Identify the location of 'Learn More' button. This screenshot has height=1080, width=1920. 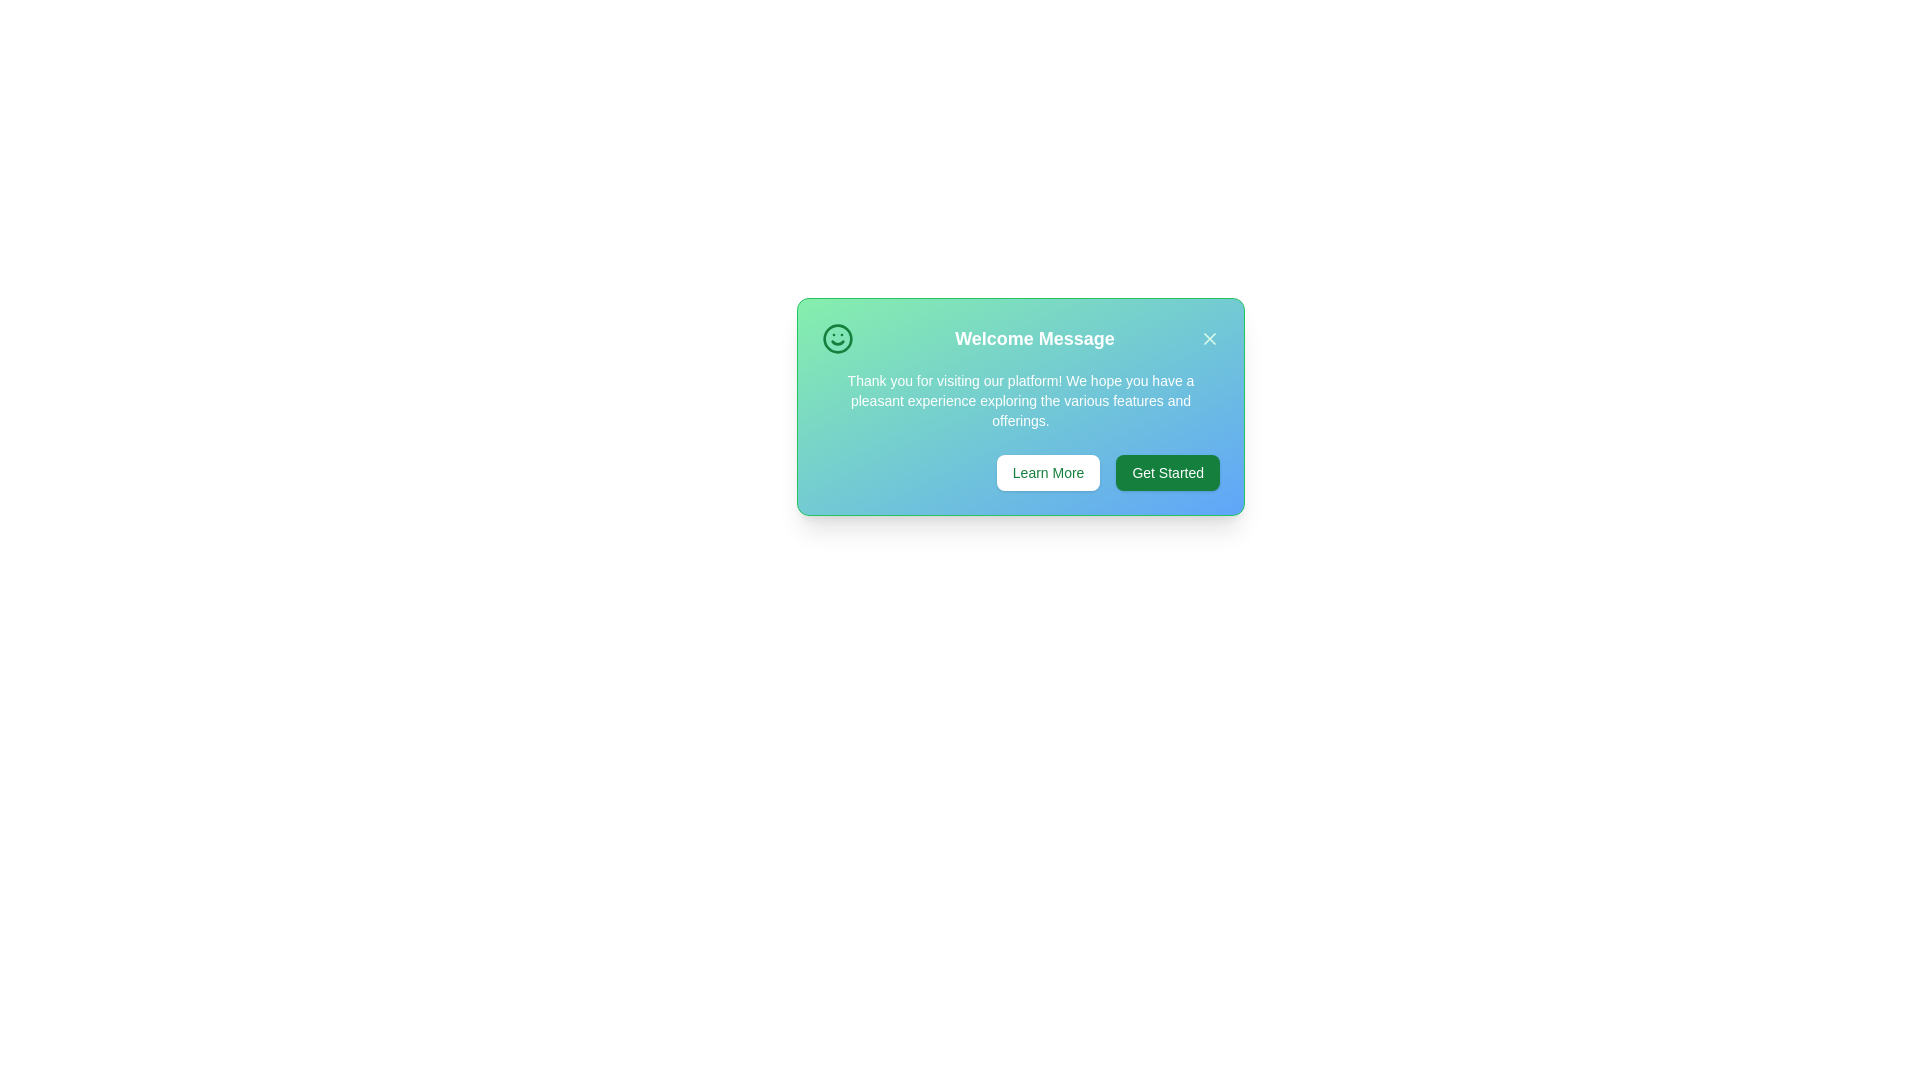
(1046, 473).